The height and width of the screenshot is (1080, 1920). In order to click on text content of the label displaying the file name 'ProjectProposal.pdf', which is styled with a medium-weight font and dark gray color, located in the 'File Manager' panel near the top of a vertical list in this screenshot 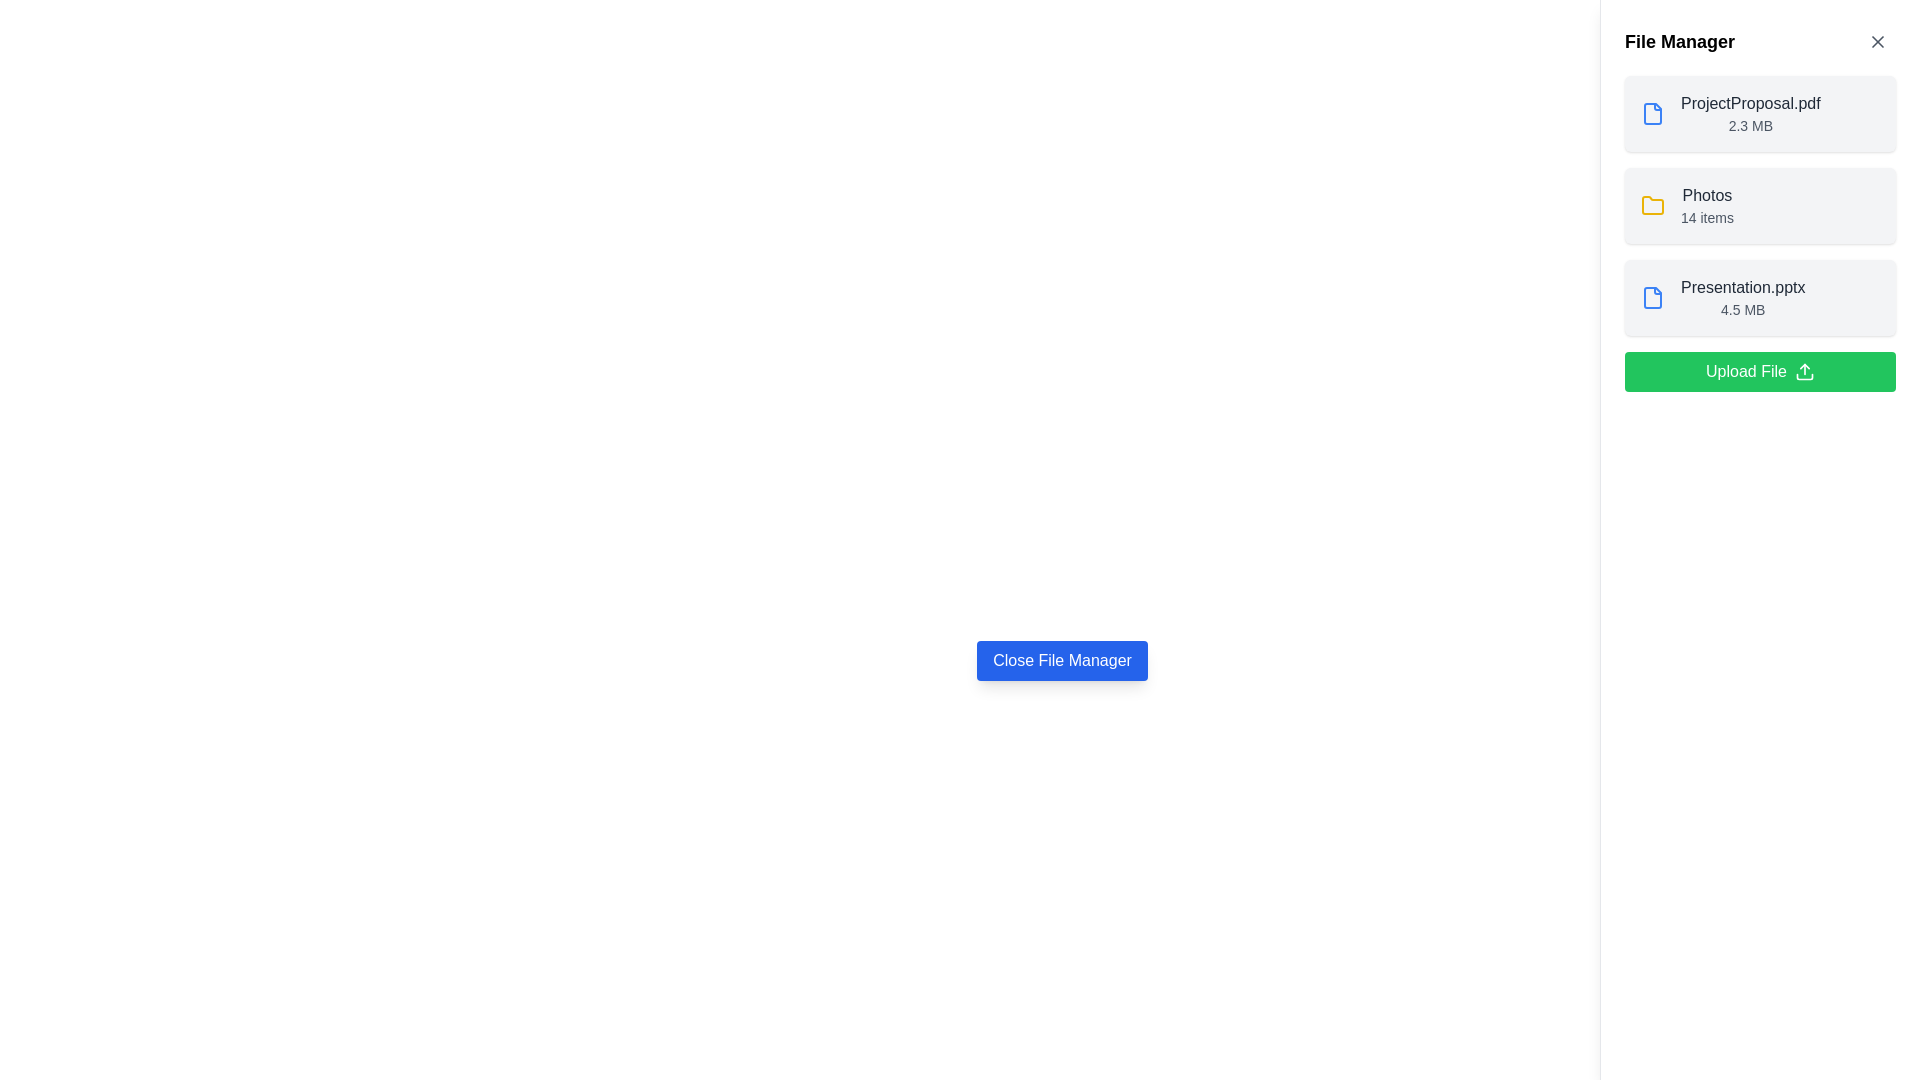, I will do `click(1749, 104)`.